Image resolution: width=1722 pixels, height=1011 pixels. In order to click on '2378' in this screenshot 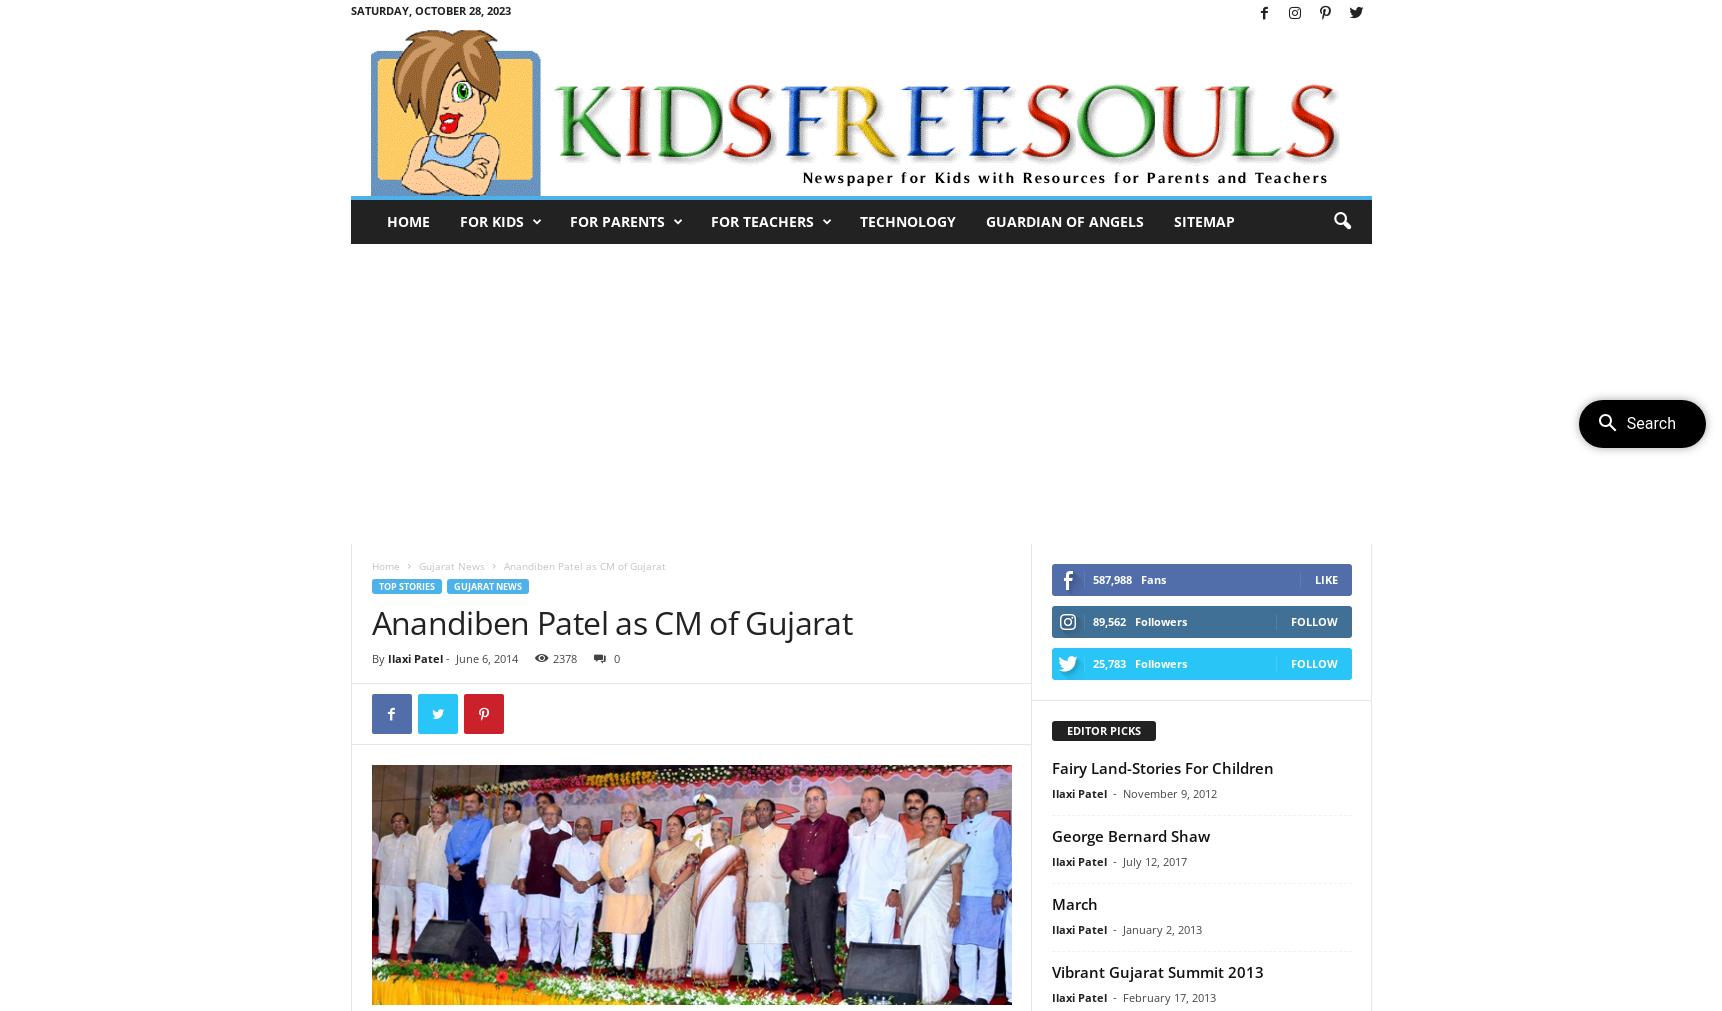, I will do `click(562, 658)`.